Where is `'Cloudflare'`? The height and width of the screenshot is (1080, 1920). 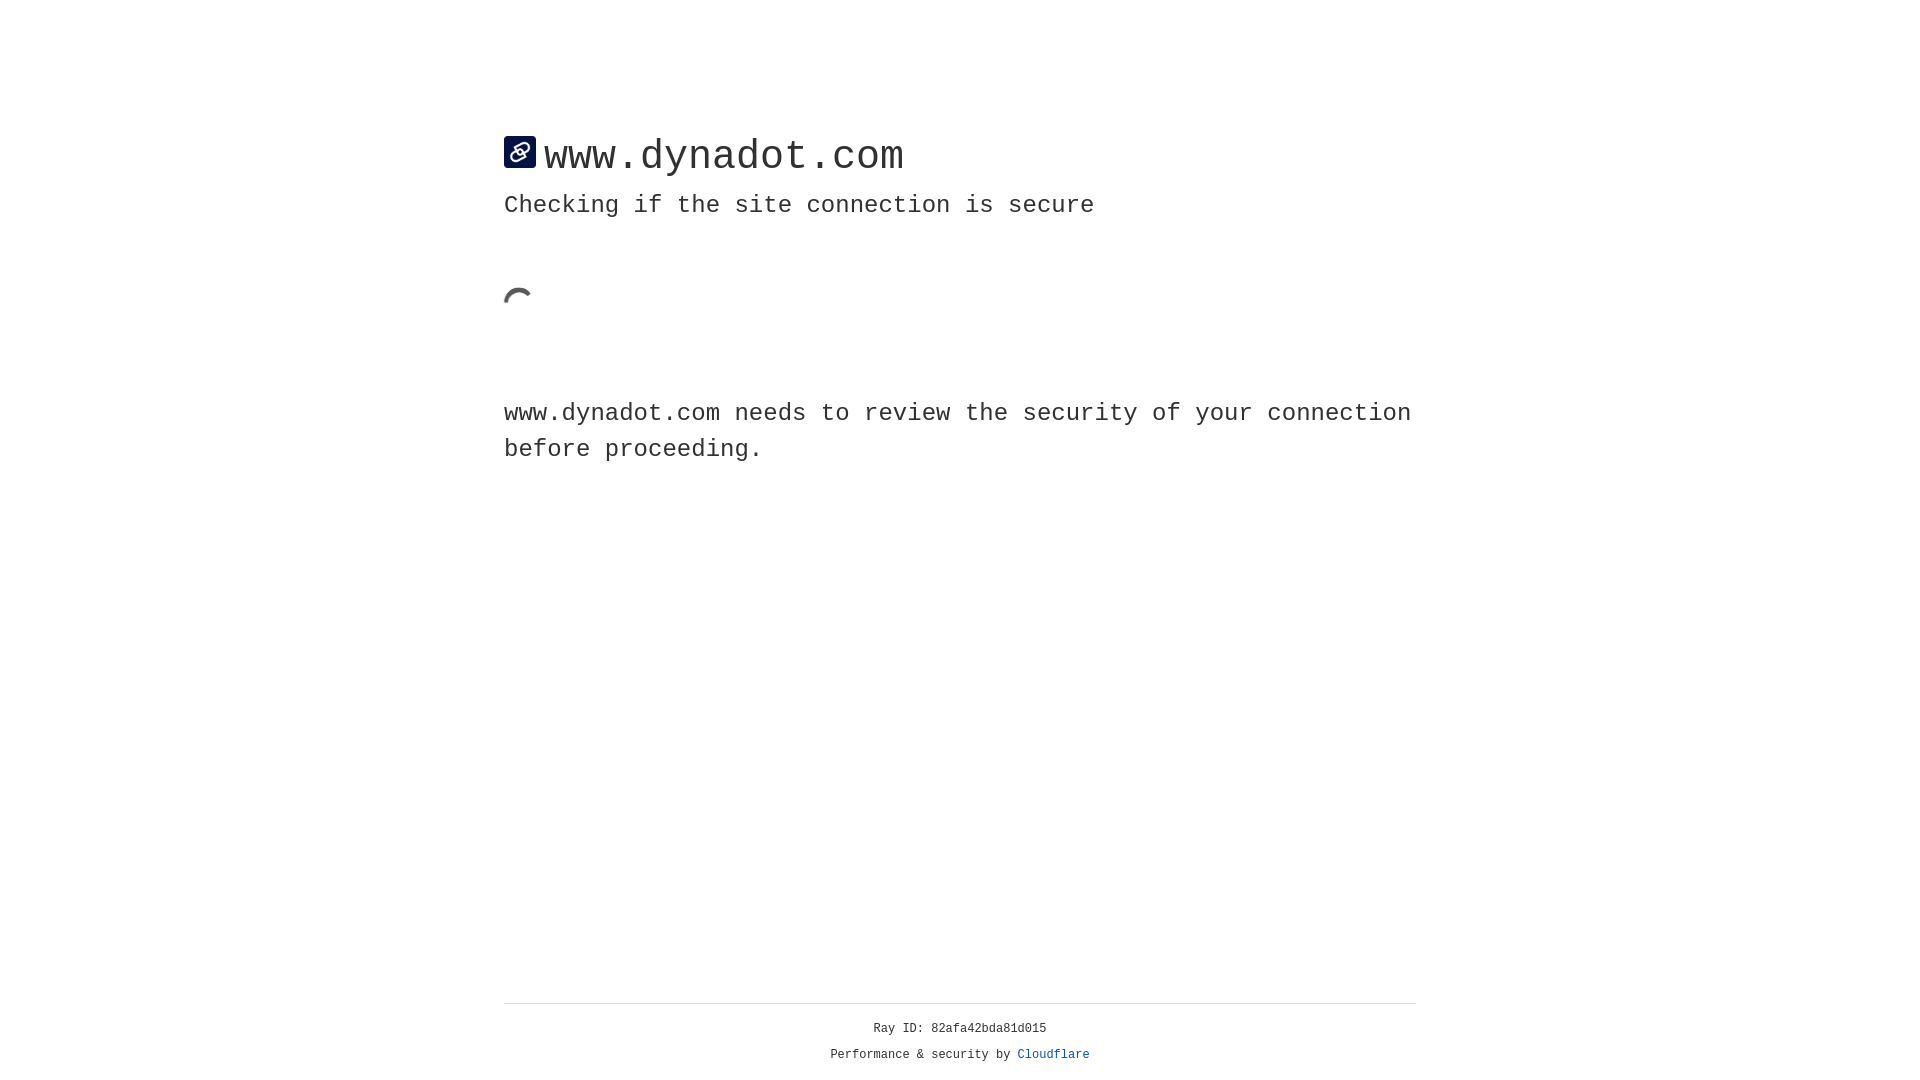
'Cloudflare' is located at coordinates (1053, 1054).